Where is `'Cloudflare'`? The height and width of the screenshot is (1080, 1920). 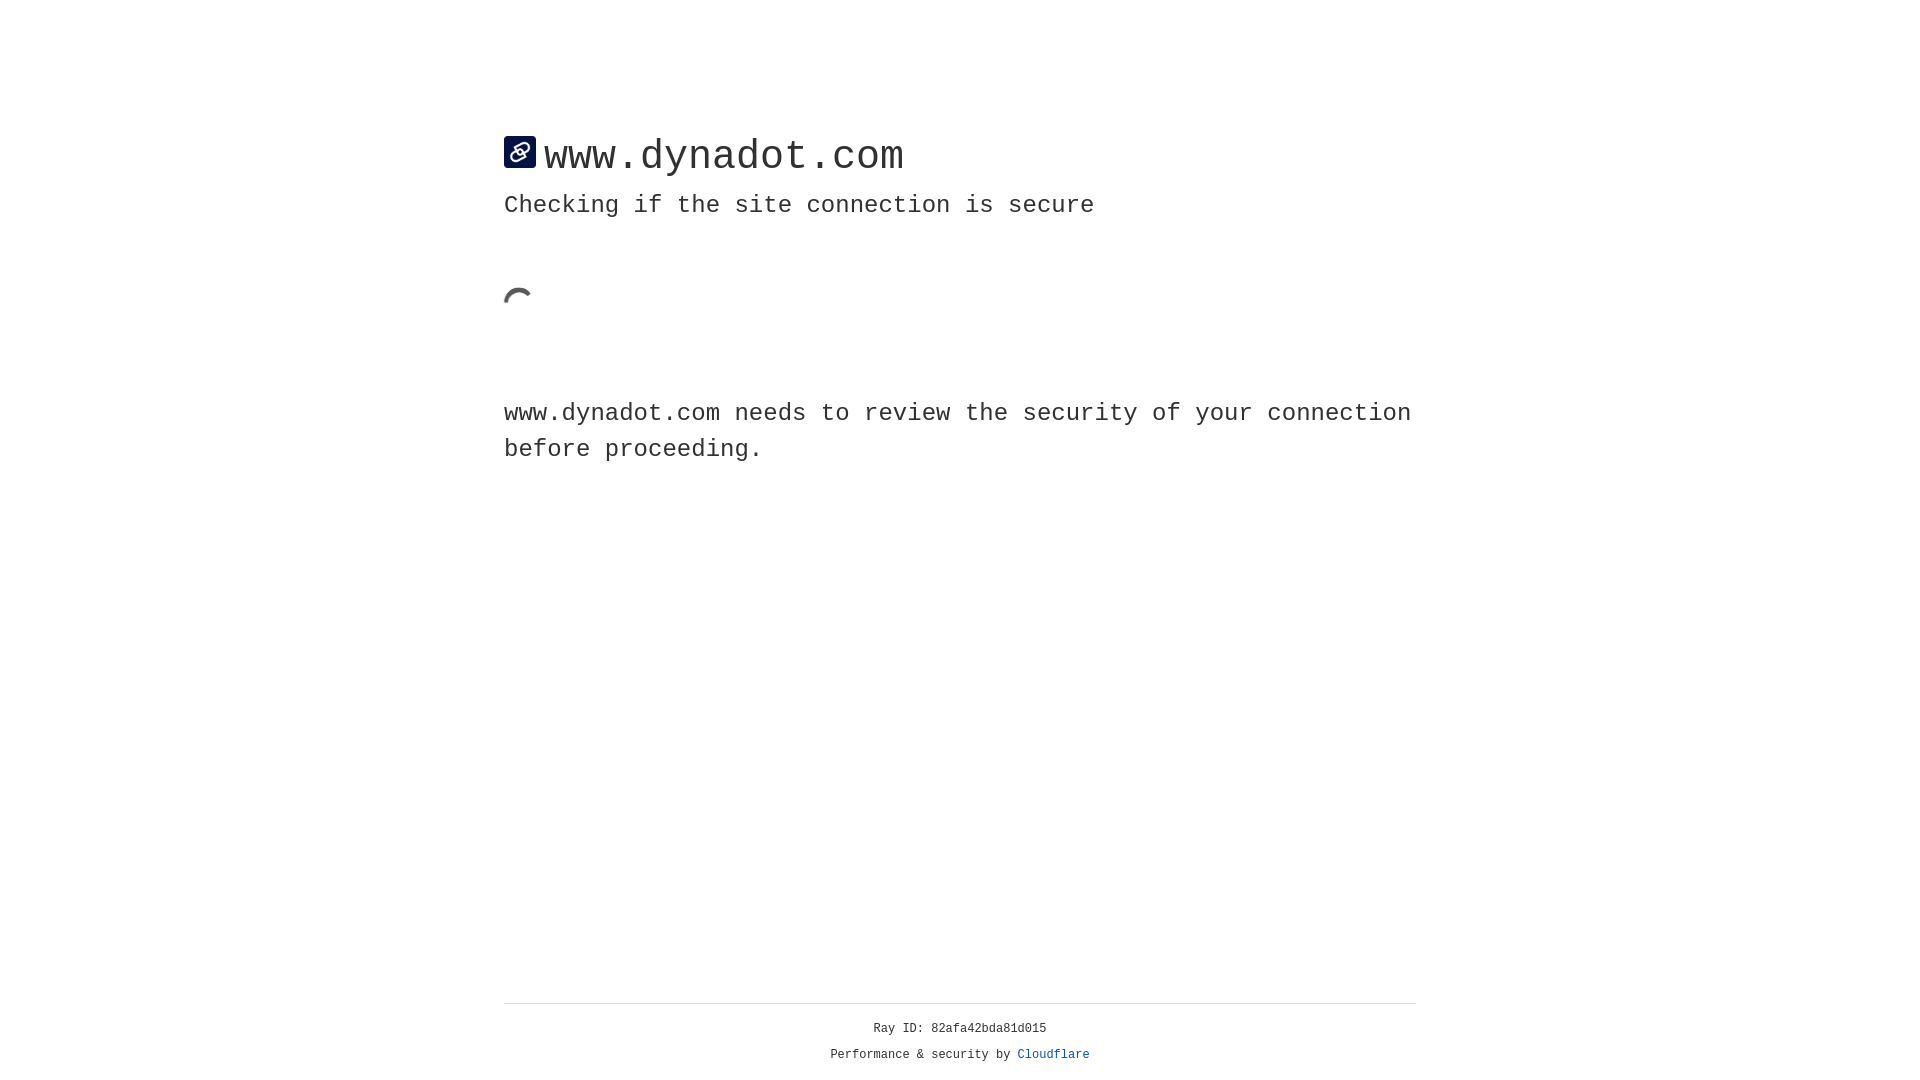
'Cloudflare' is located at coordinates (1053, 1054).